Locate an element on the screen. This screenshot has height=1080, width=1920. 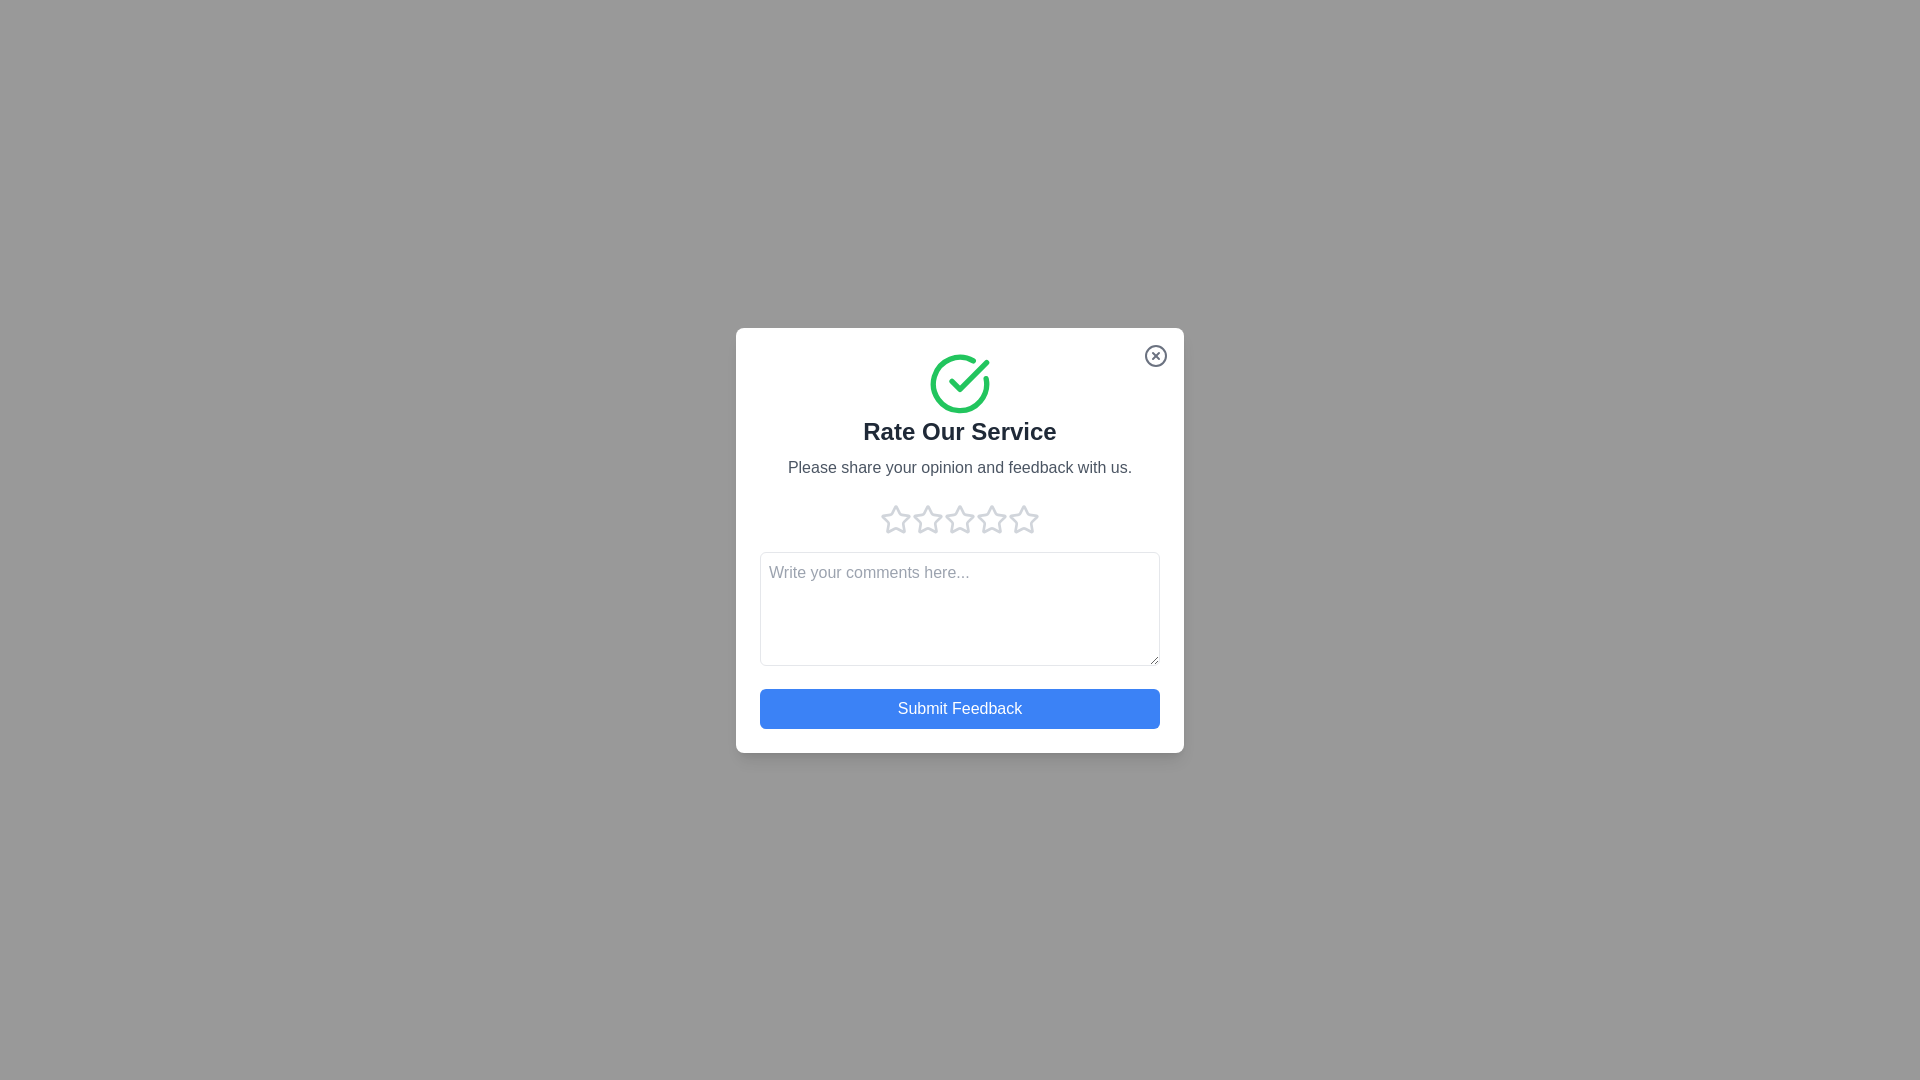
the rating to 4 stars by clicking on the corresponding star is located at coordinates (992, 518).